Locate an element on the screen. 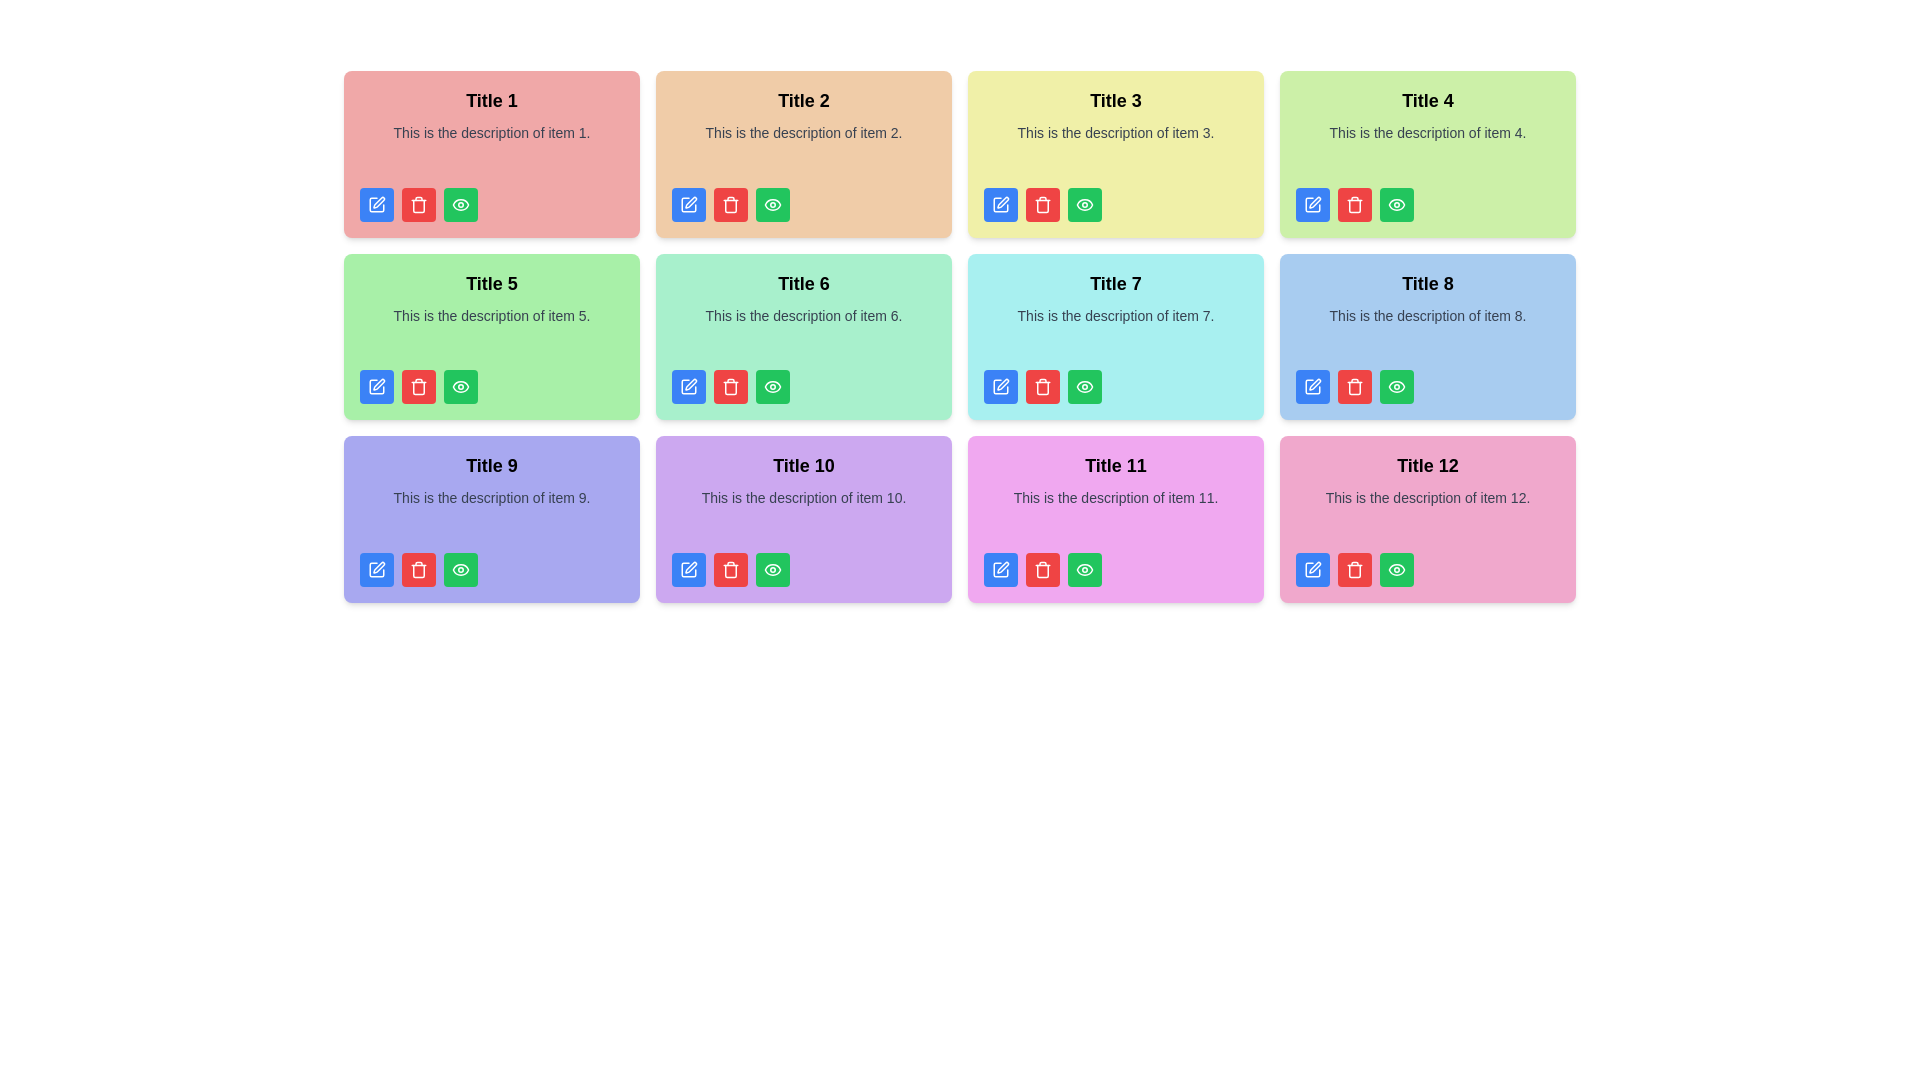 Image resolution: width=1920 pixels, height=1080 pixels. the trash can icon, which is styled in red and located within the red button is located at coordinates (1354, 204).